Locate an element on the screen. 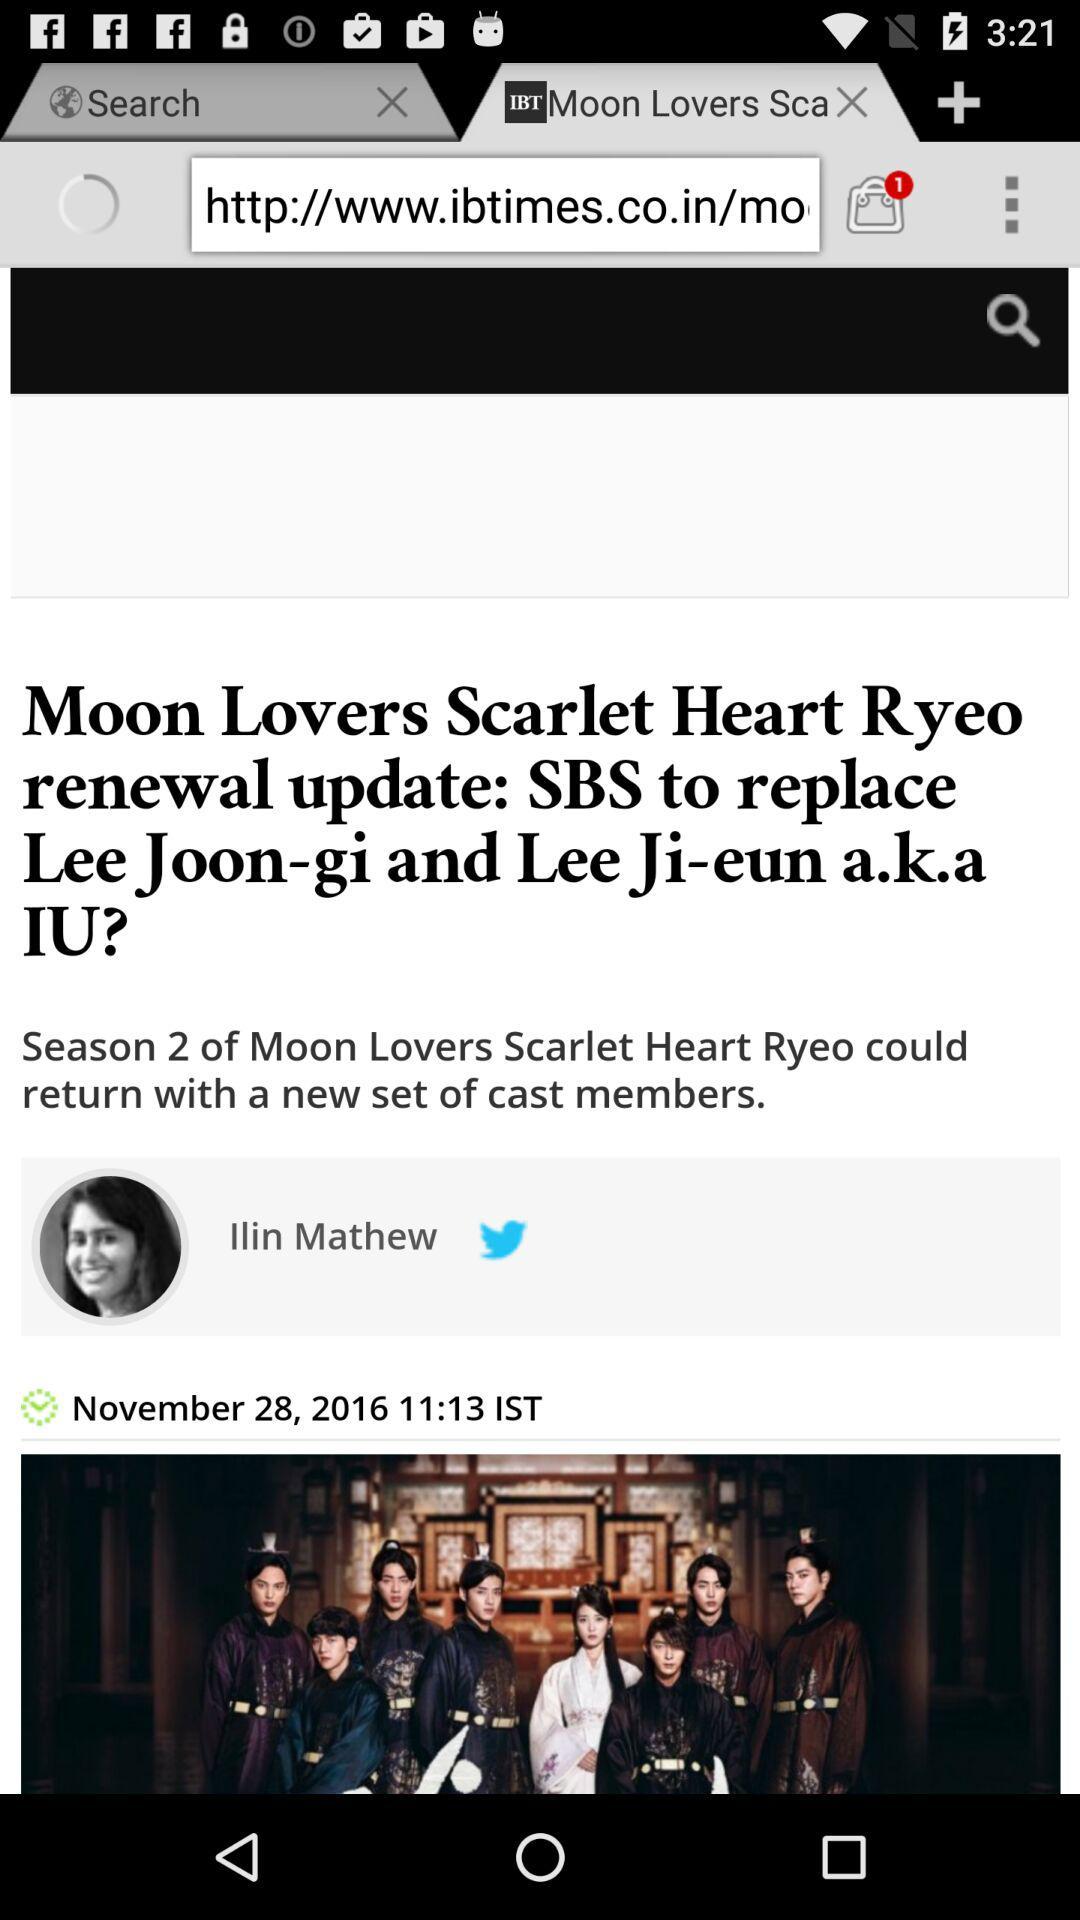 Image resolution: width=1080 pixels, height=1920 pixels. the add icon is located at coordinates (957, 108).